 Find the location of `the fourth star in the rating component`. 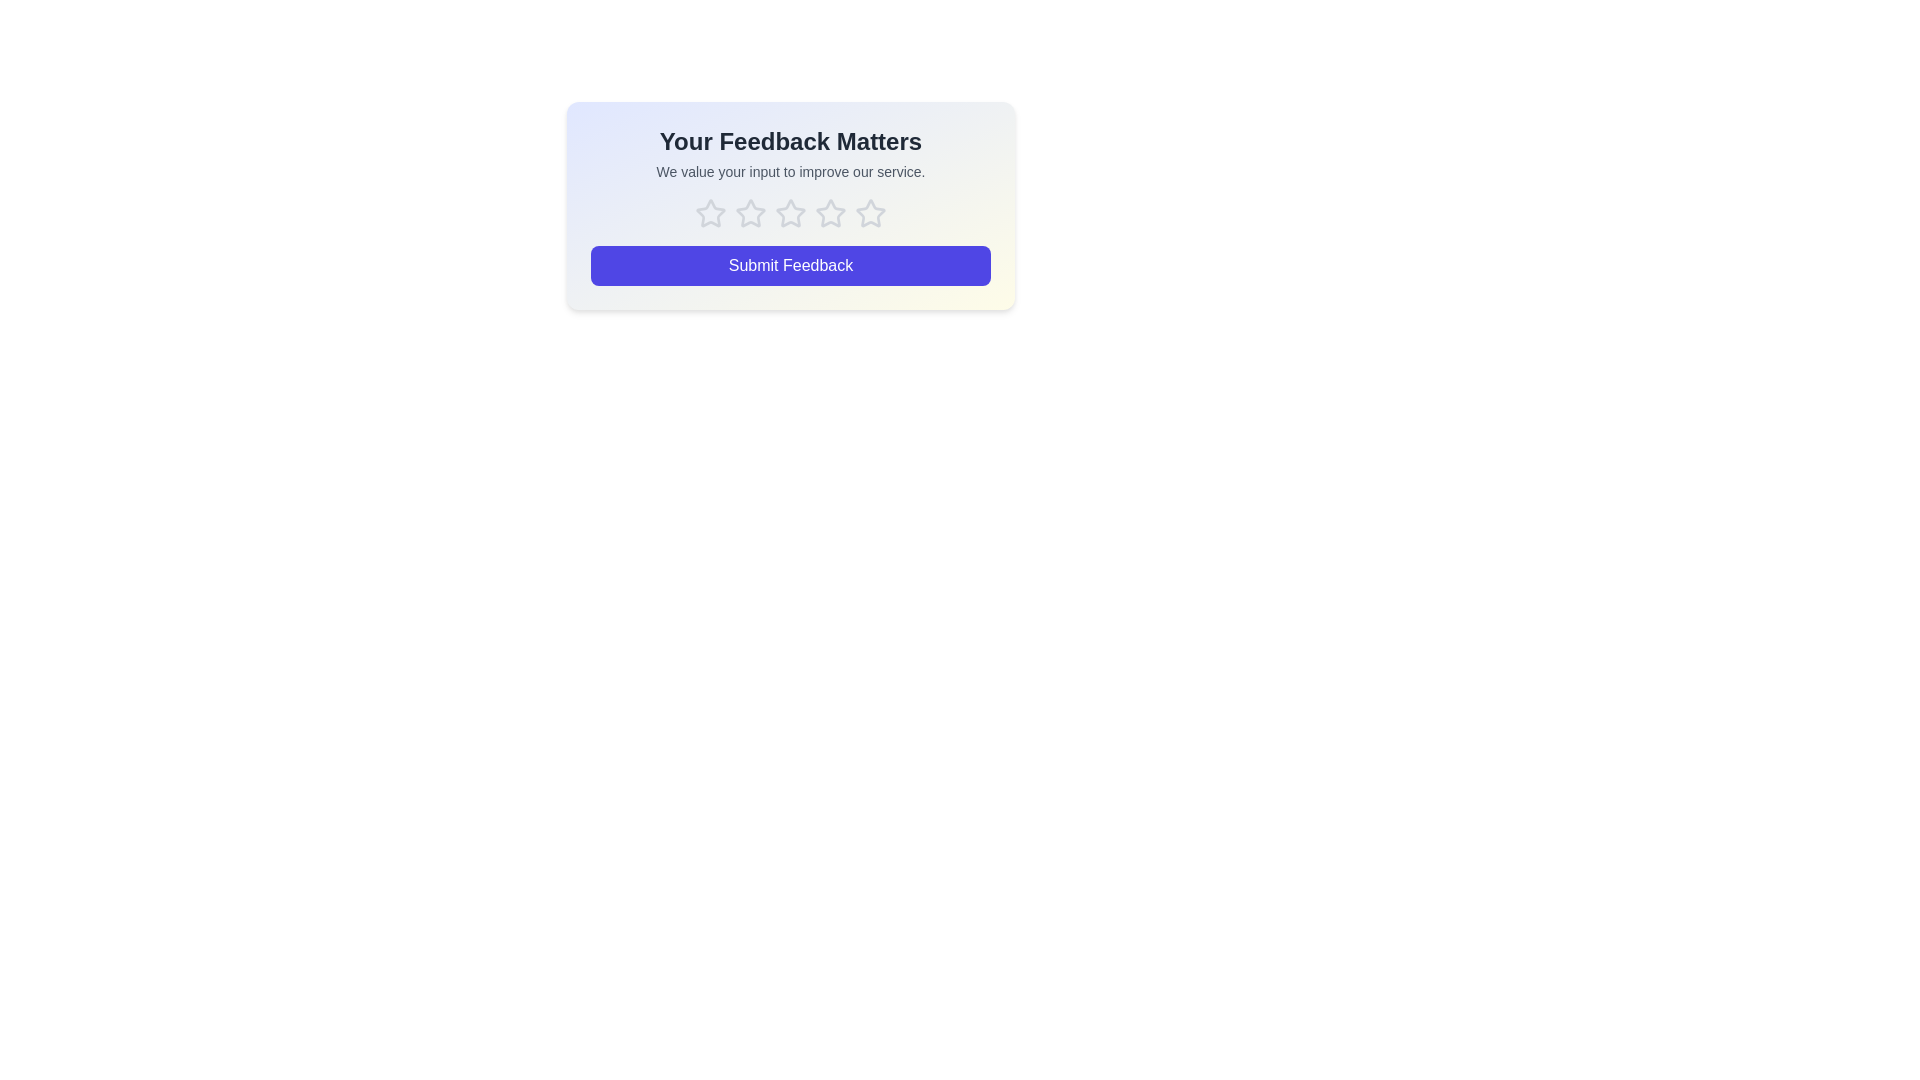

the fourth star in the rating component is located at coordinates (870, 213).